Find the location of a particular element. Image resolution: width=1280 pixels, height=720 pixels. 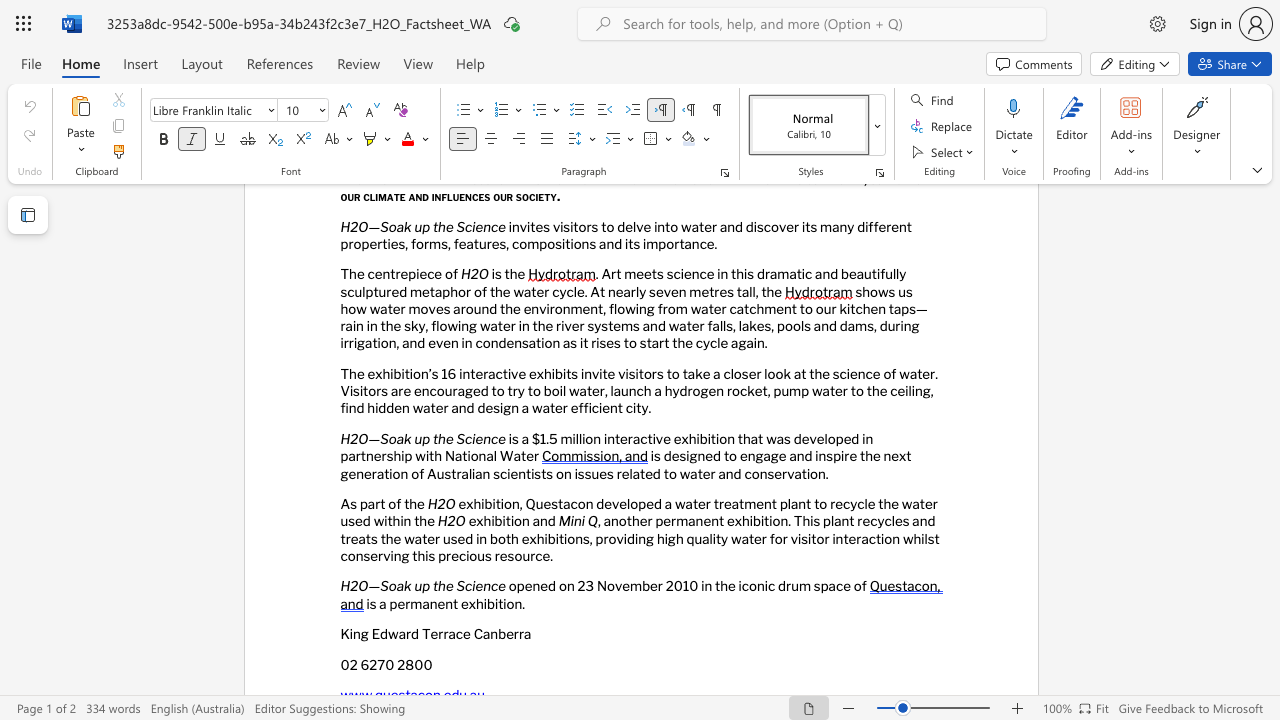

the space between the continuous character "A" and "s" in the text is located at coordinates (349, 503).